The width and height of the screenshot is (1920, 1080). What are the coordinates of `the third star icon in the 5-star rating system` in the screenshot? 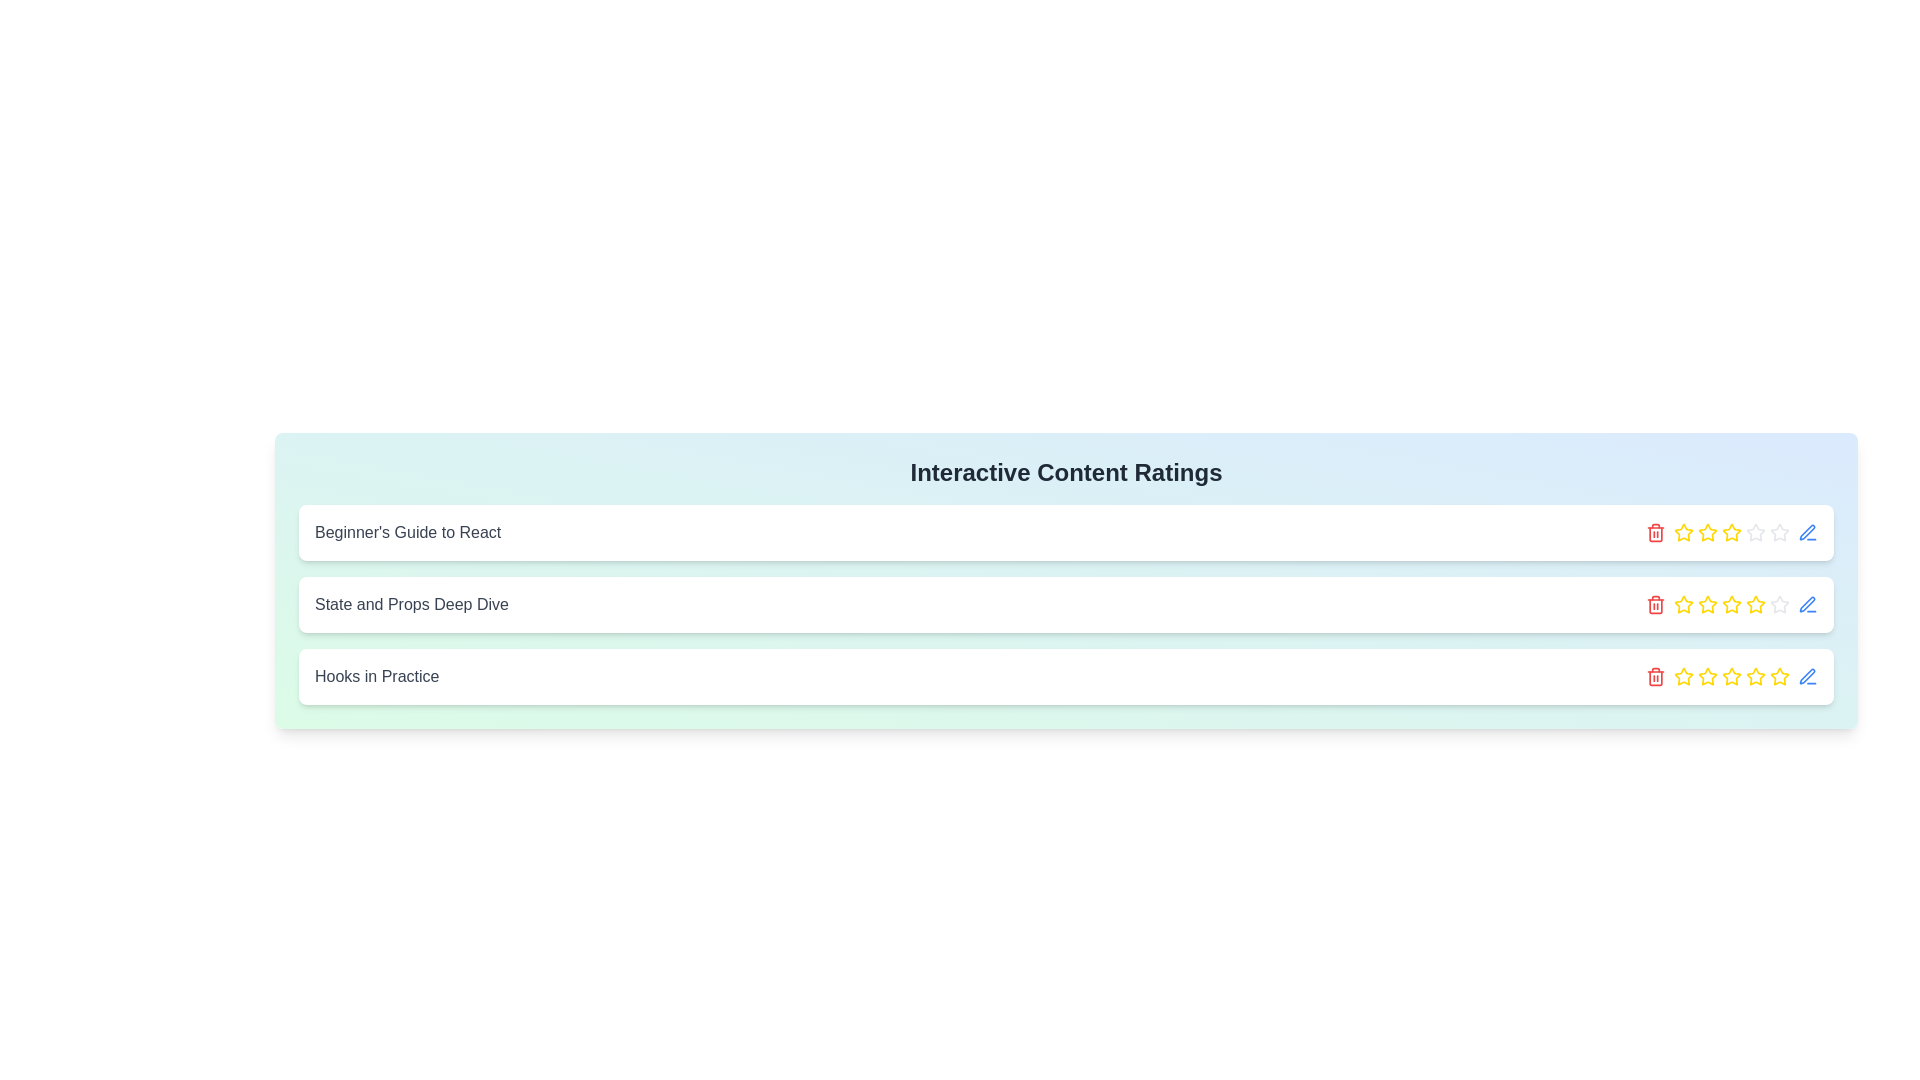 It's located at (1731, 676).